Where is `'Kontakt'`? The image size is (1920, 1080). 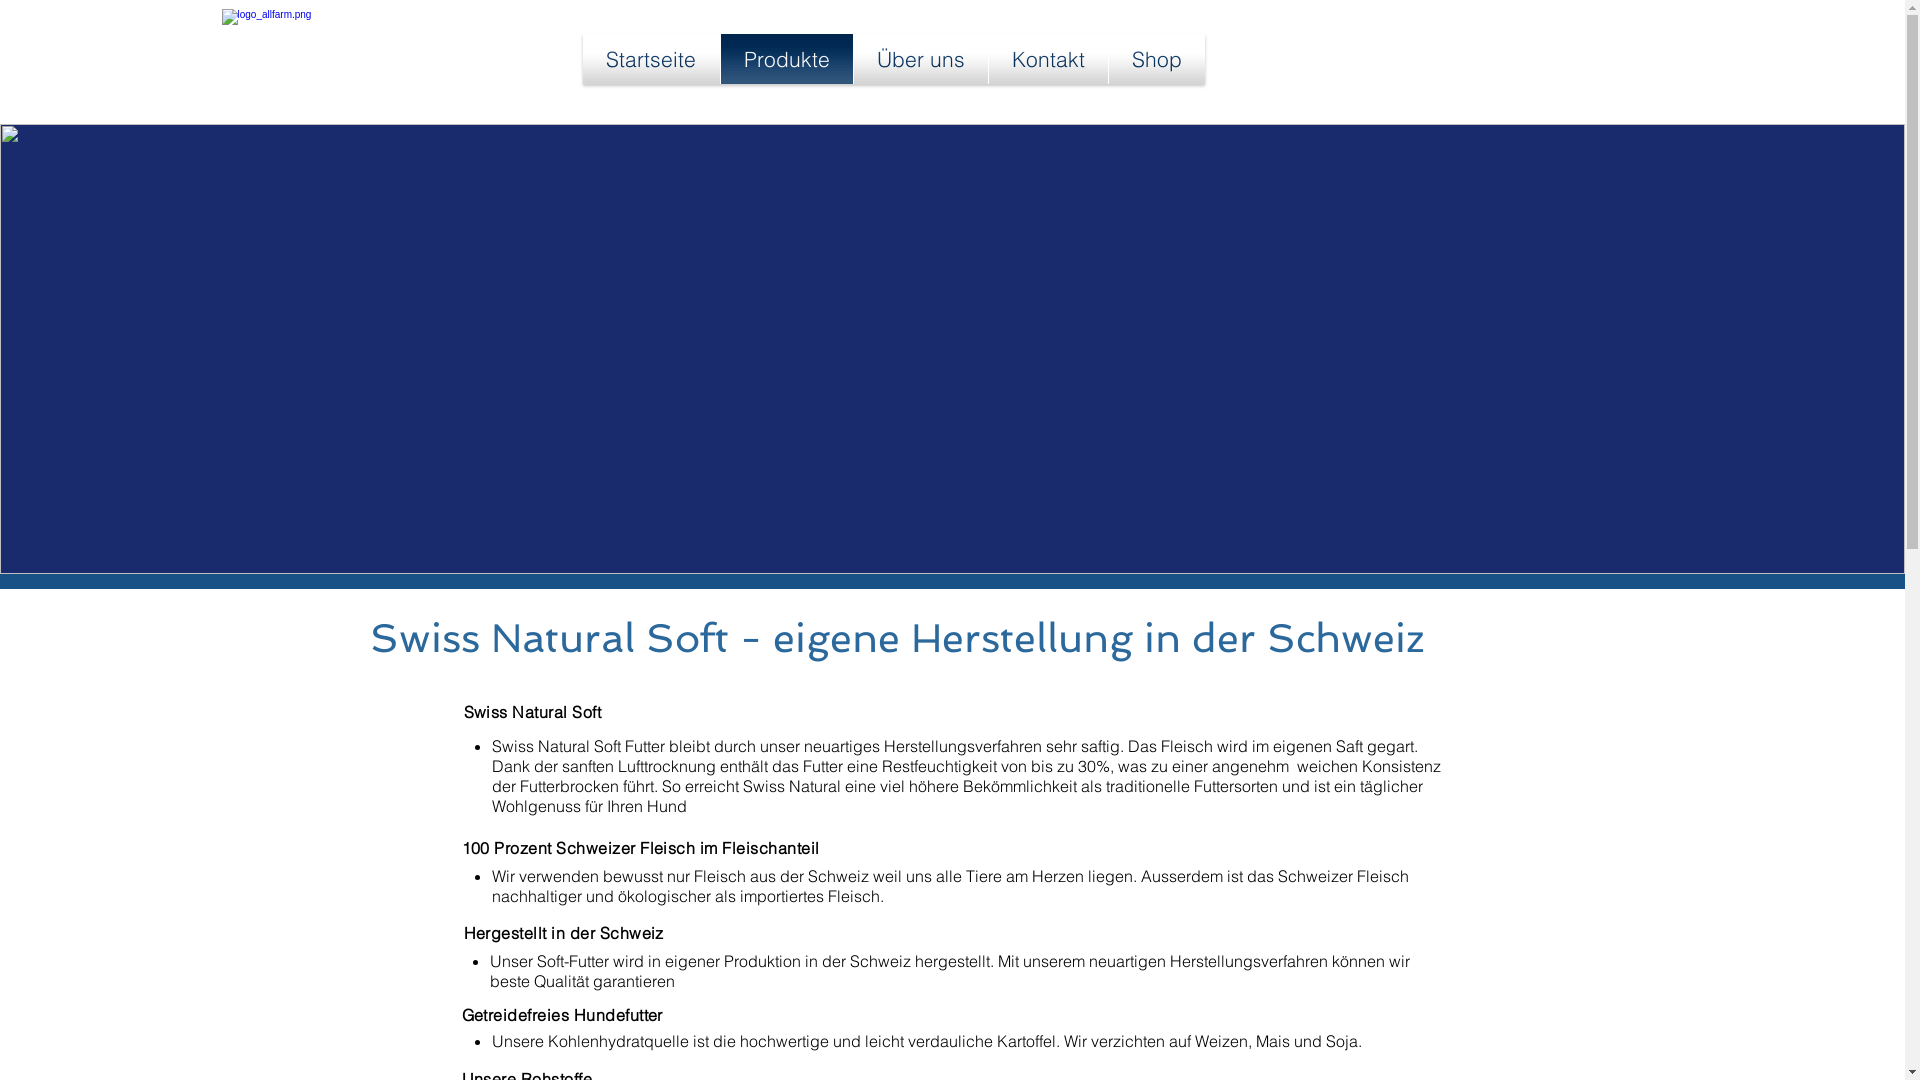 'Kontakt' is located at coordinates (988, 57).